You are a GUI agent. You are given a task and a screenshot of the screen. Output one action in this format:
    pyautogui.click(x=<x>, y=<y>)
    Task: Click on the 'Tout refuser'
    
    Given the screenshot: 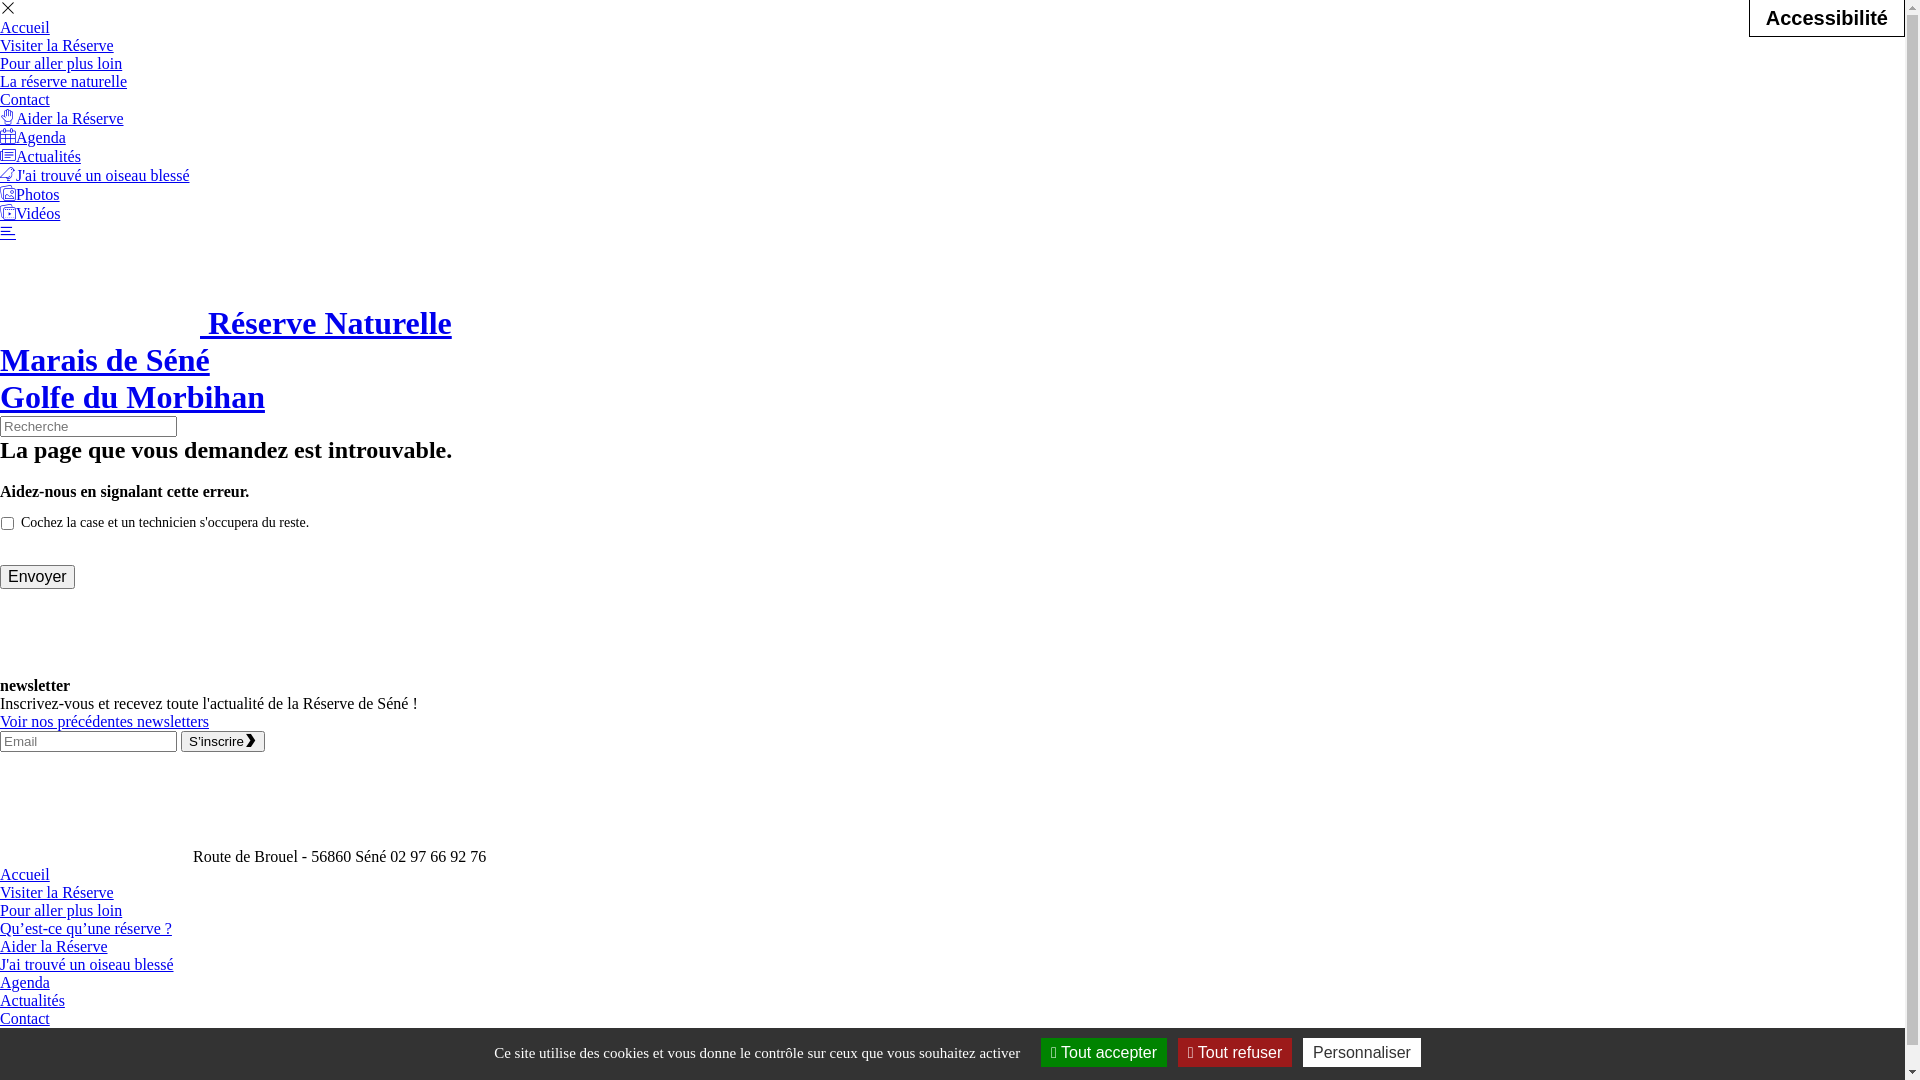 What is the action you would take?
    pyautogui.click(x=1233, y=1051)
    